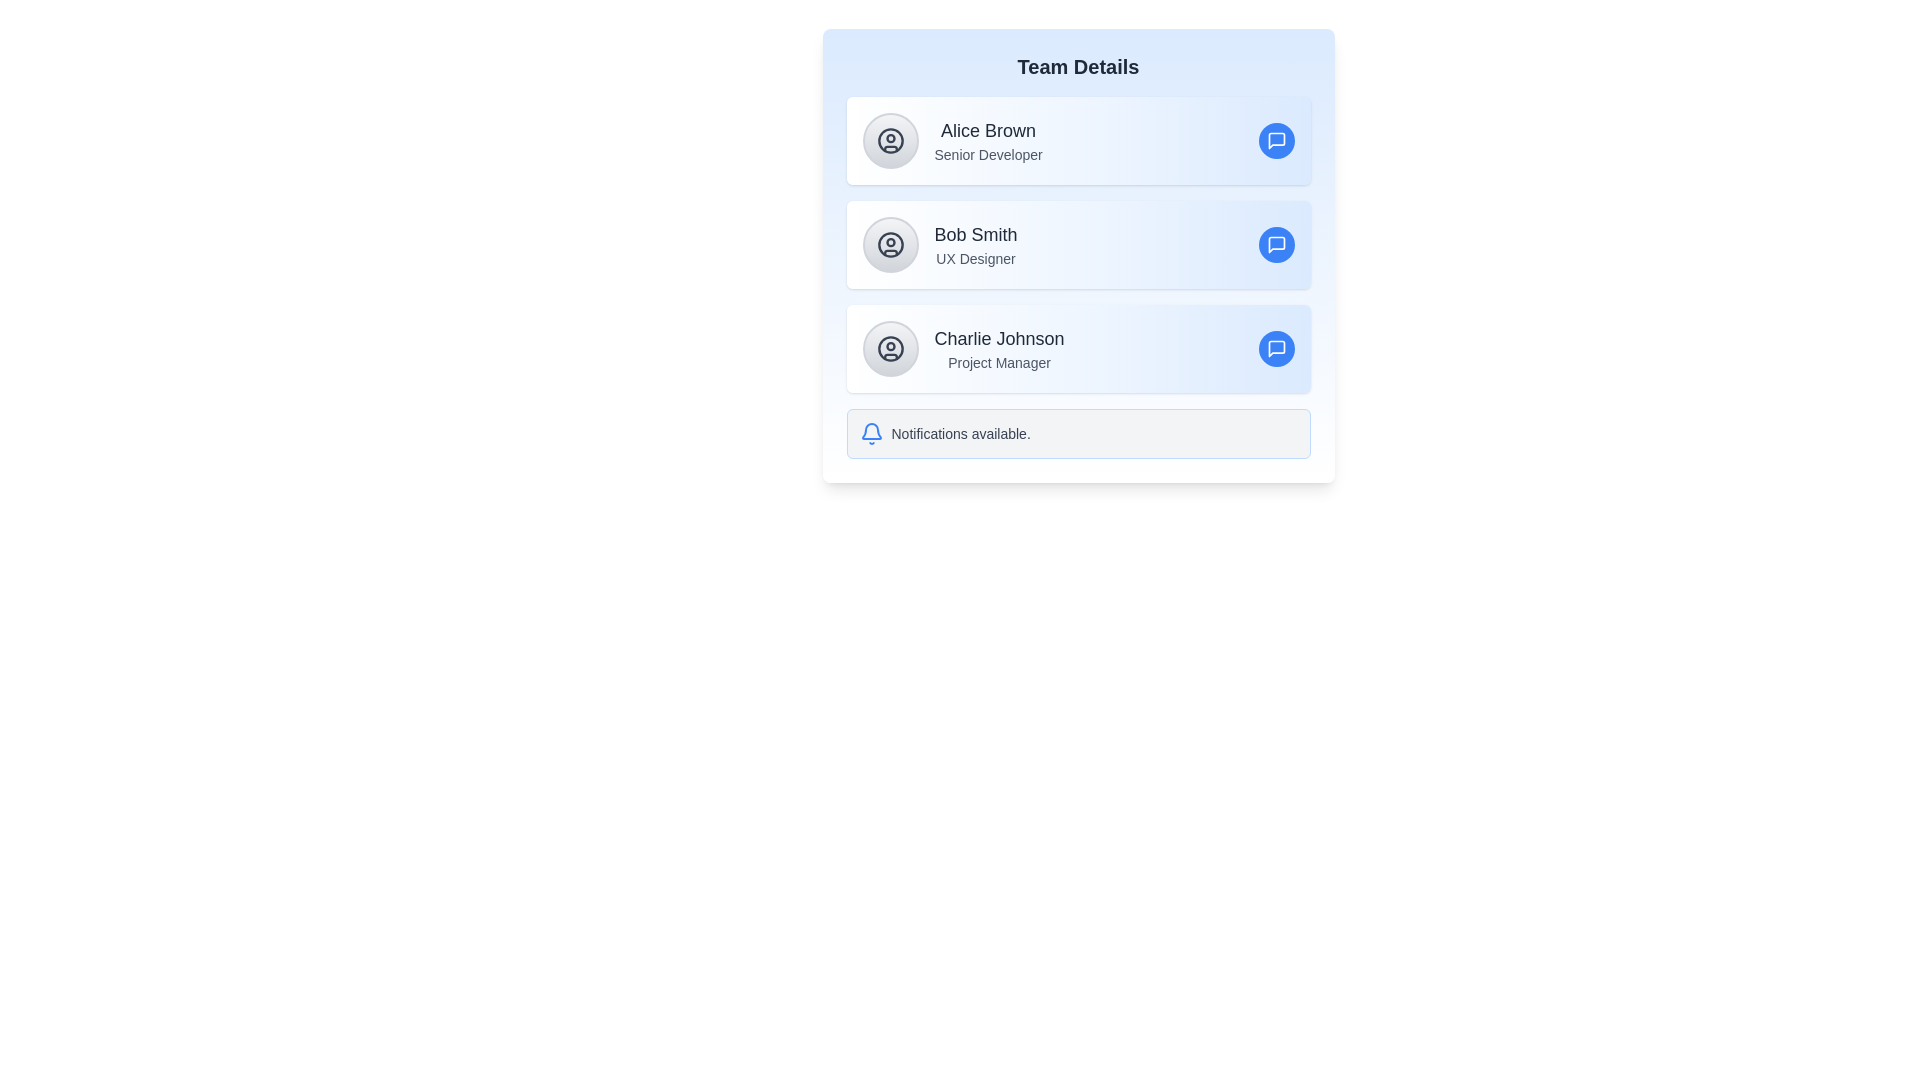 This screenshot has width=1920, height=1080. I want to click on the chat icon located to the right of 'Bob Smith, UX Designer' in the 'Team Details' section to initiate a chat, so click(1275, 244).